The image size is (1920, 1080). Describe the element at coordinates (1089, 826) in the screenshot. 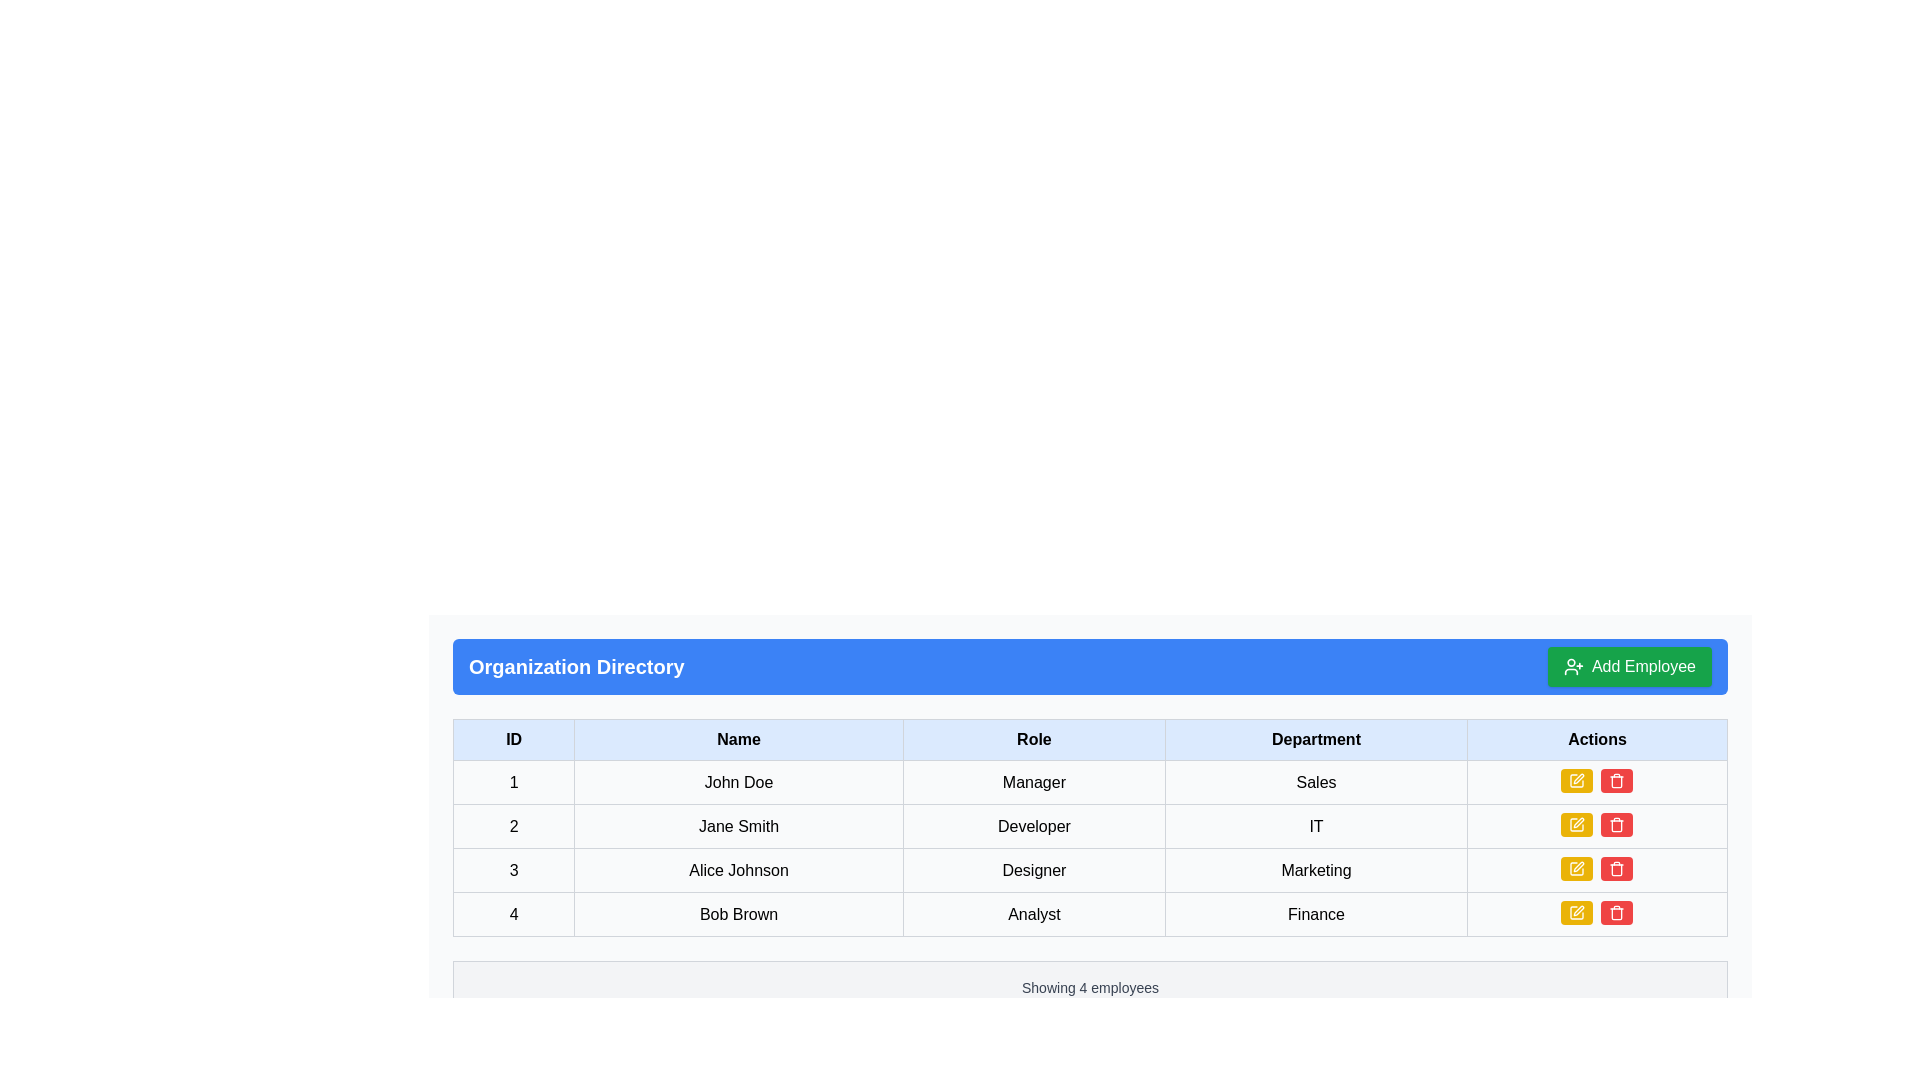

I see `the second row in the data table that contains 'Jane Smith', 'Developer', and 'IT'` at that location.